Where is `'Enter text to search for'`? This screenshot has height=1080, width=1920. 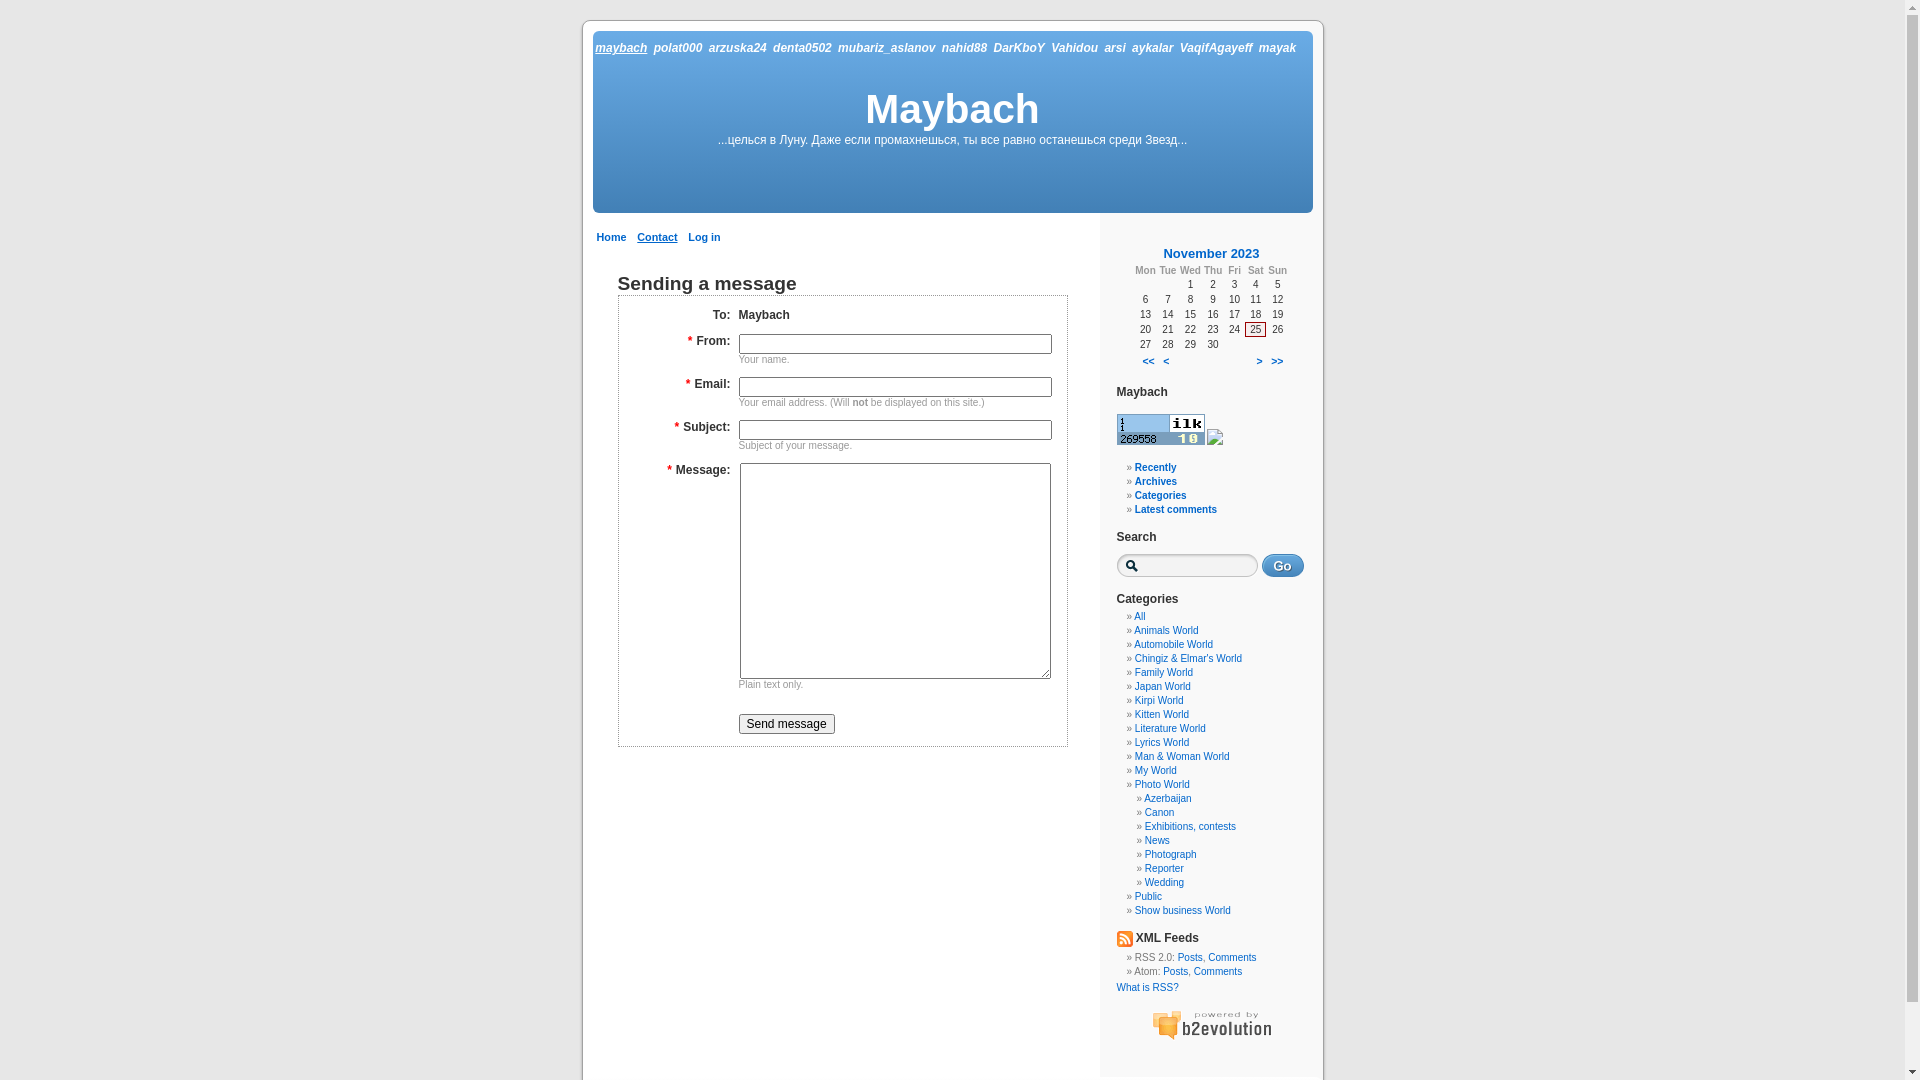 'Enter text to search for' is located at coordinates (1115, 565).